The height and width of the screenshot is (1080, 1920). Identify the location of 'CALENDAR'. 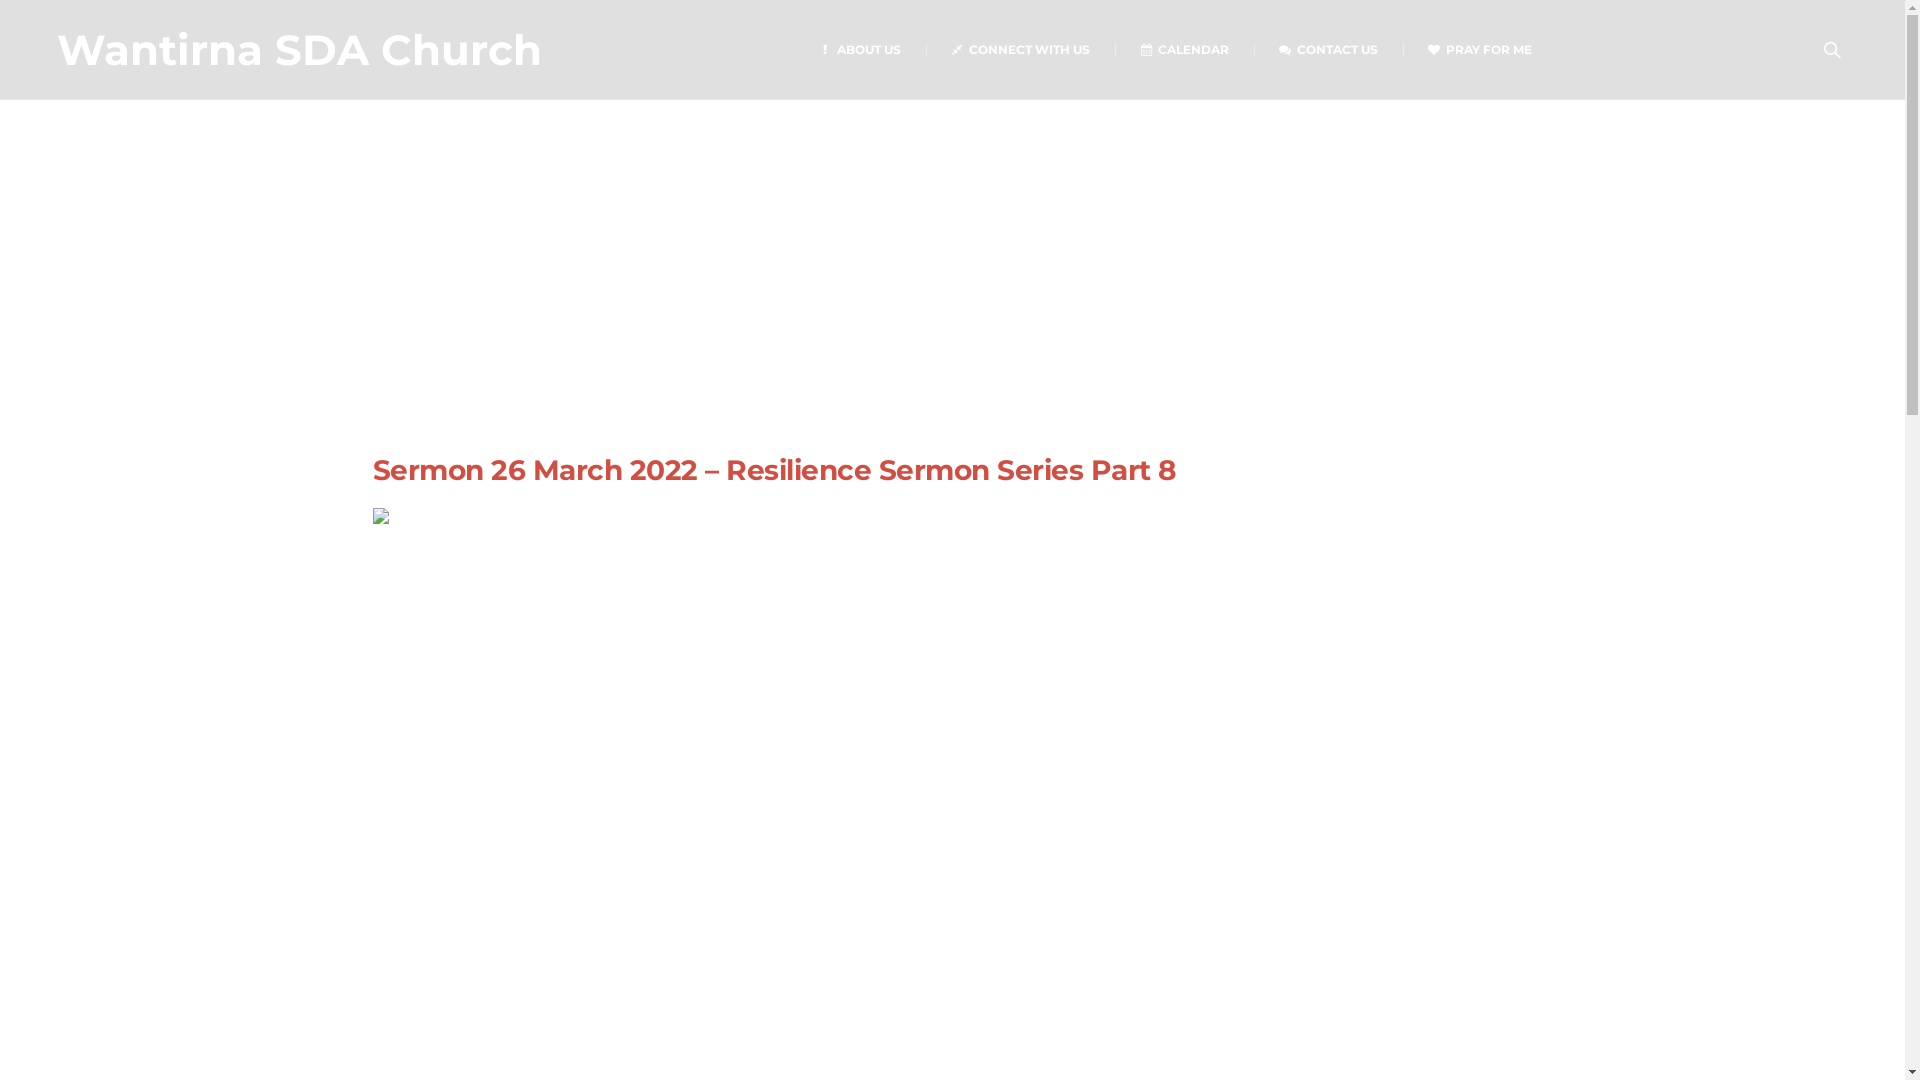
(1184, 48).